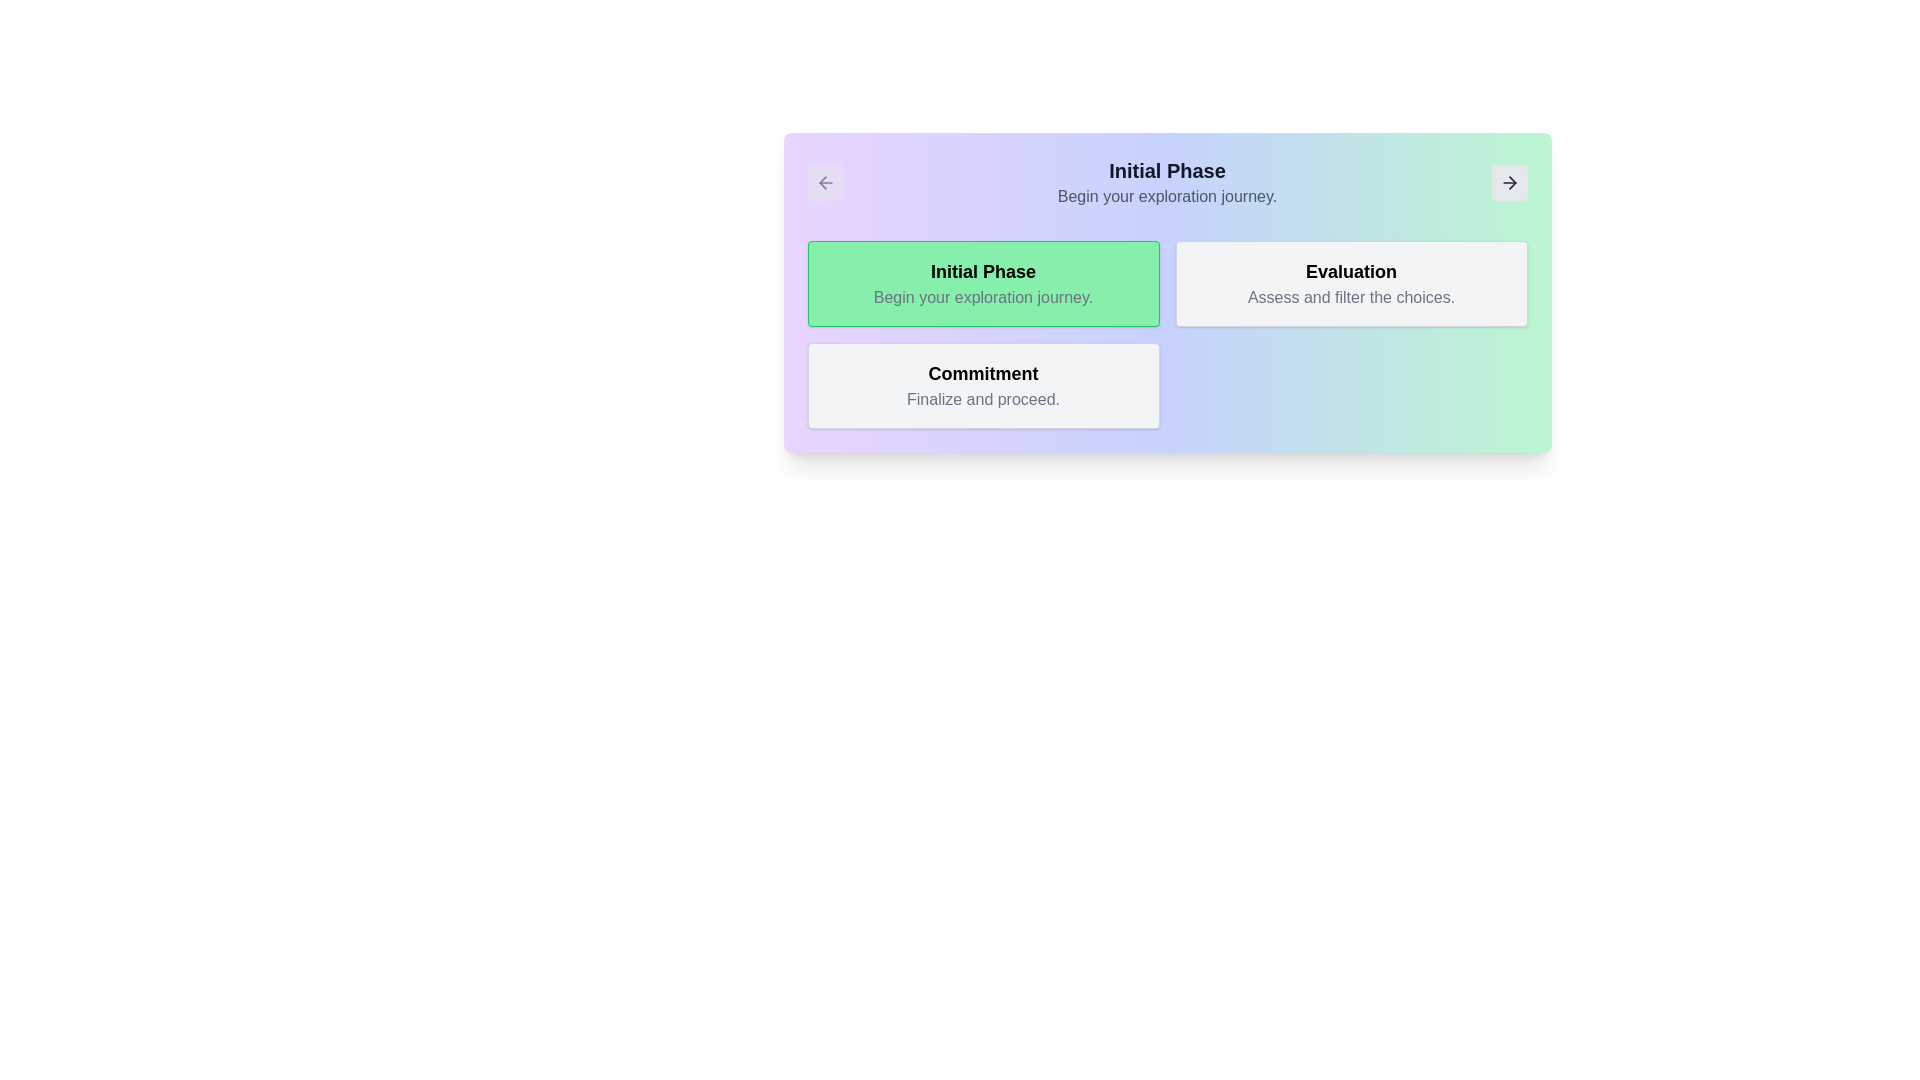  What do you see at coordinates (1167, 196) in the screenshot?
I see `the informational text element providing details about the 'Initial Phase', located directly below the 'Initial Phase' heading` at bounding box center [1167, 196].